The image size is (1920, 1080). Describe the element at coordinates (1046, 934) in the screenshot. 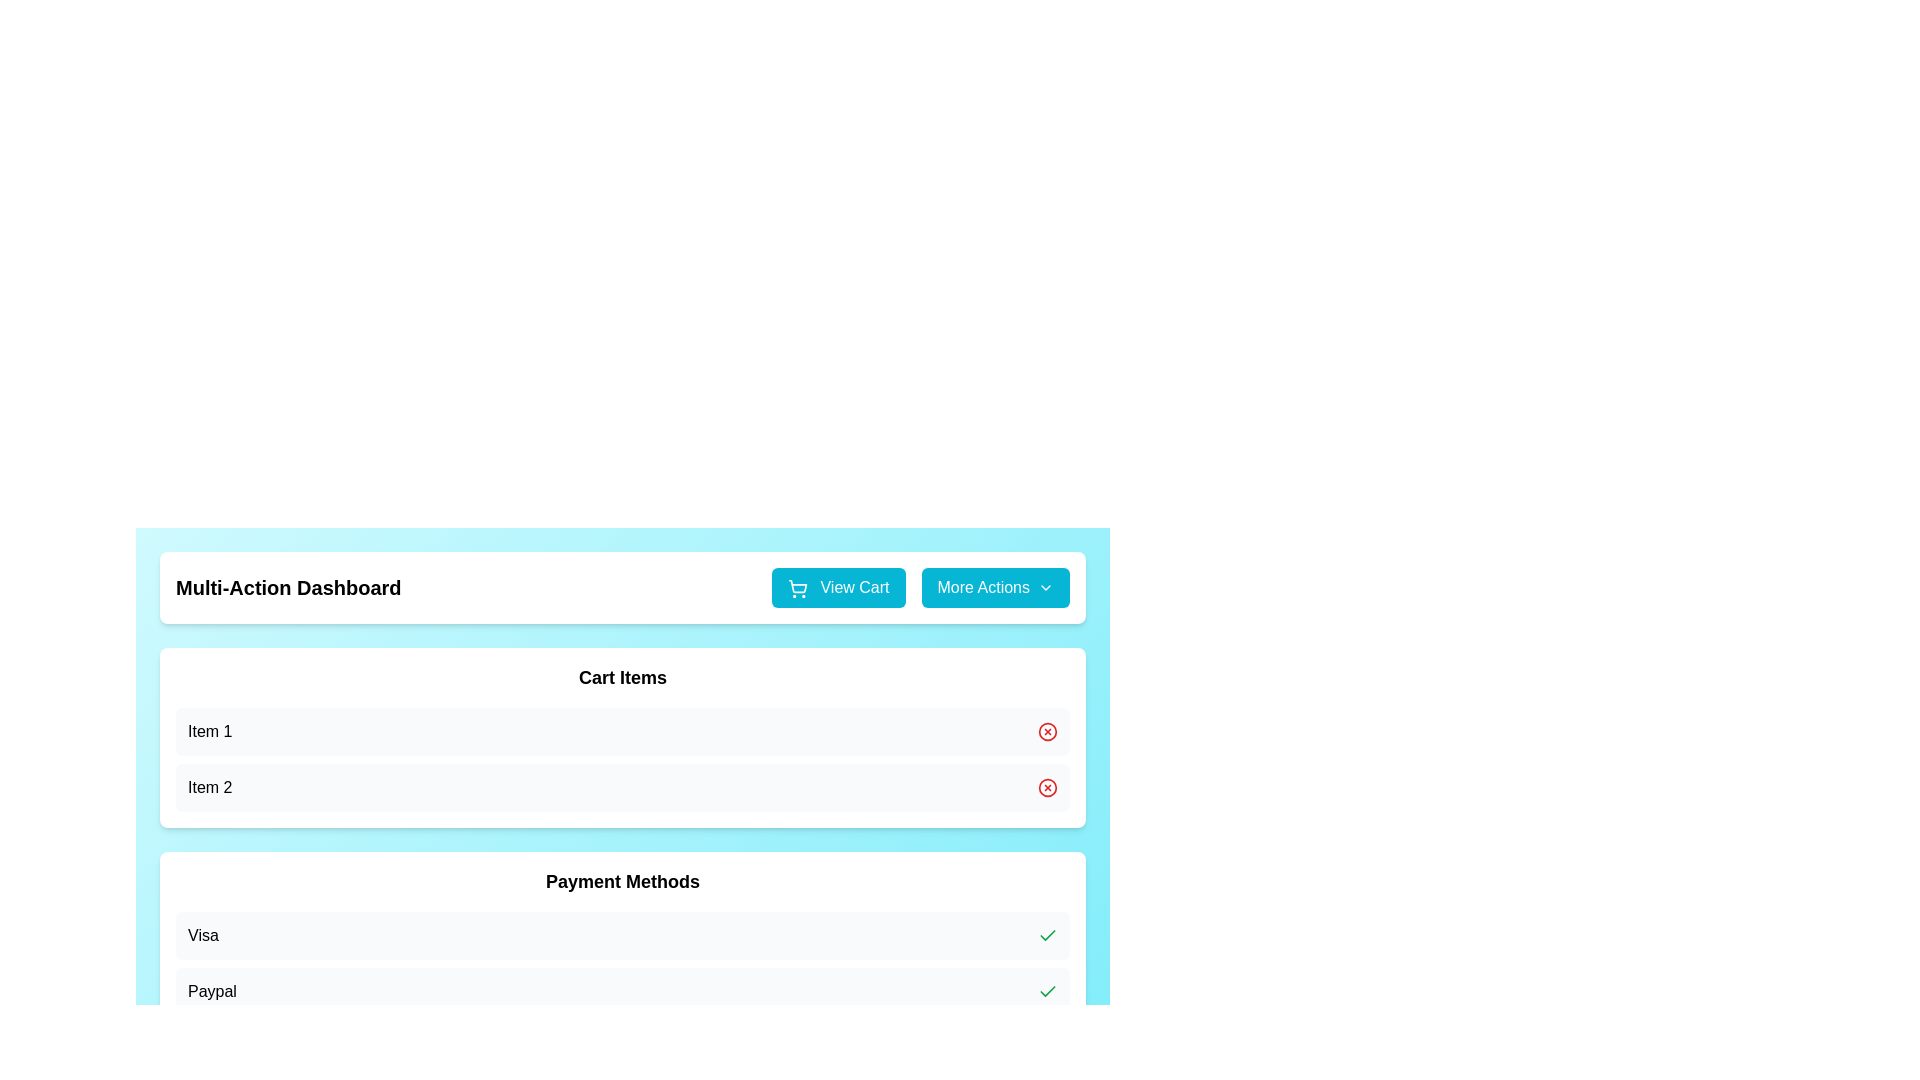

I see `the 'Paypal' payment method confirmation icon located in the 'Payment Methods' section, which is aligned with other related icons` at that location.